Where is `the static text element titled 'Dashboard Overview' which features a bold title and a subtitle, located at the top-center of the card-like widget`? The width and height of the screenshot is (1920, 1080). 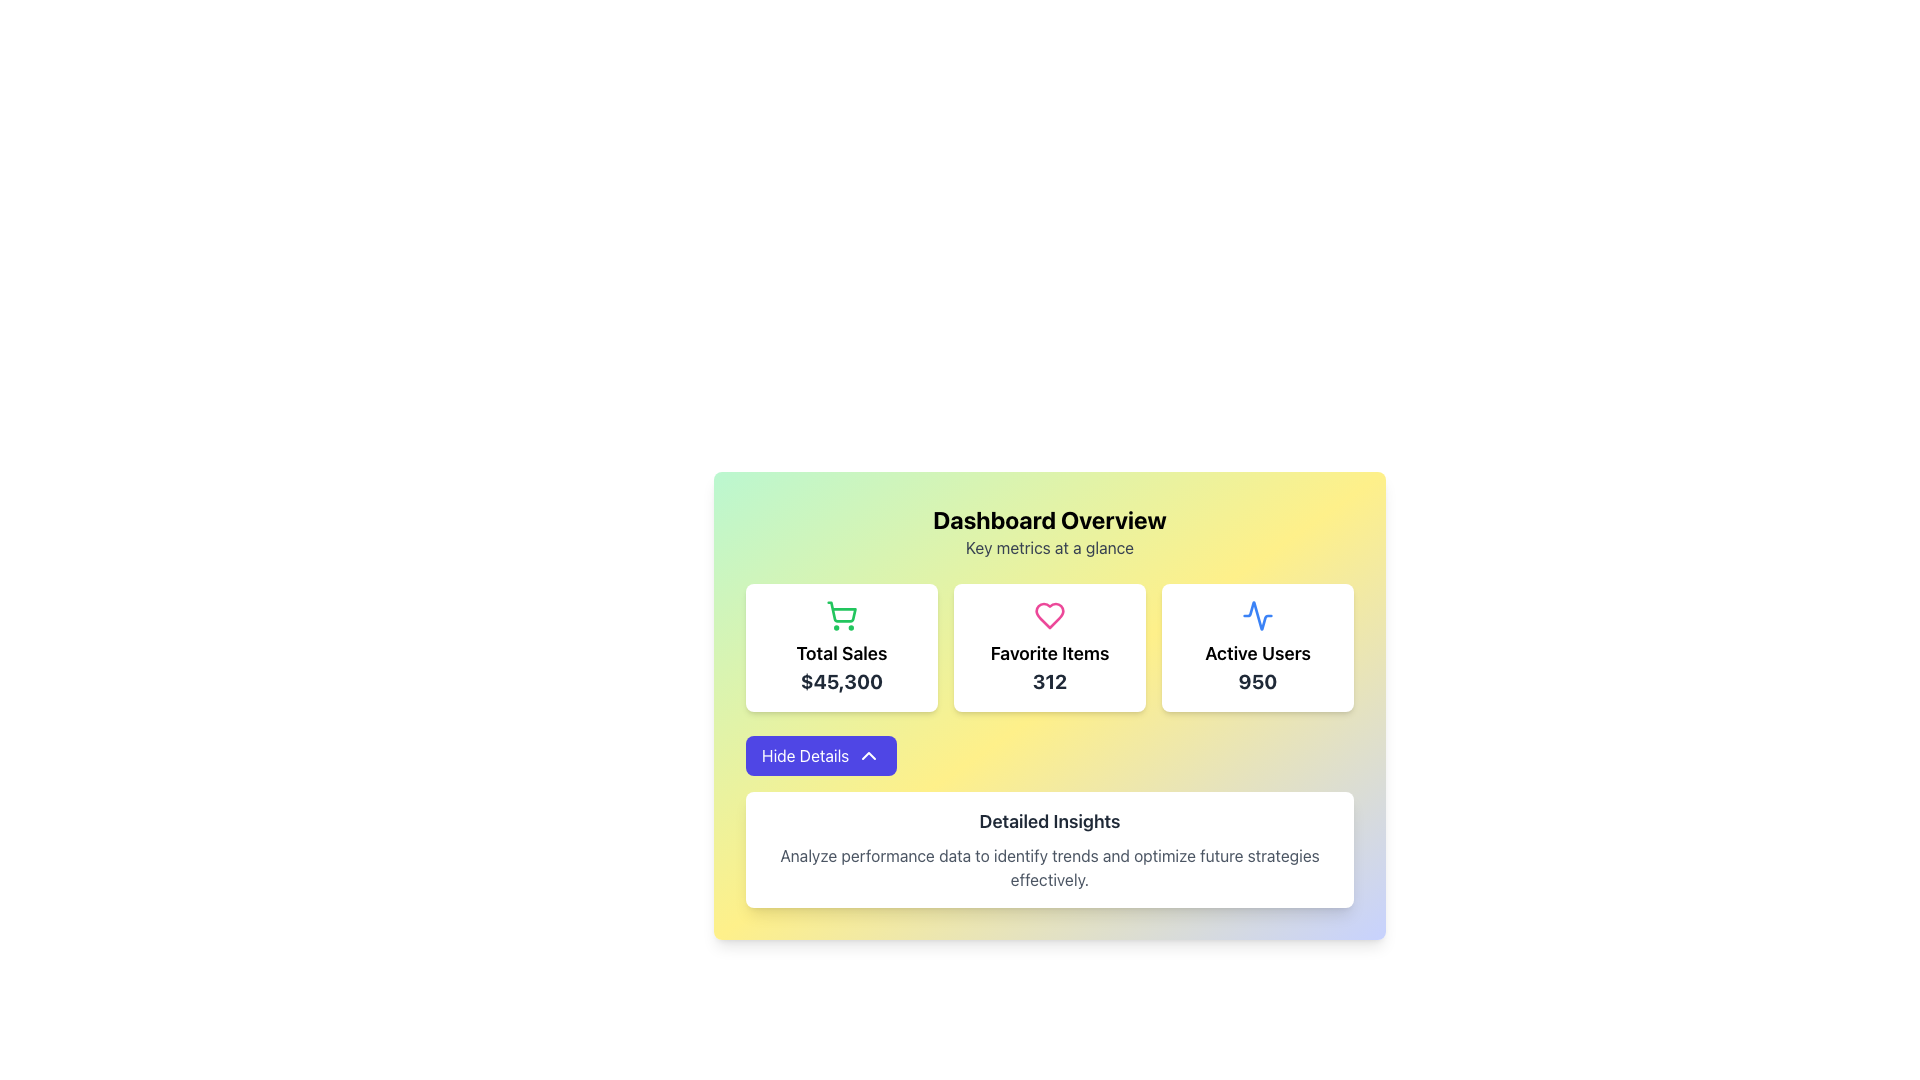 the static text element titled 'Dashboard Overview' which features a bold title and a subtitle, located at the top-center of the card-like widget is located at coordinates (1049, 531).